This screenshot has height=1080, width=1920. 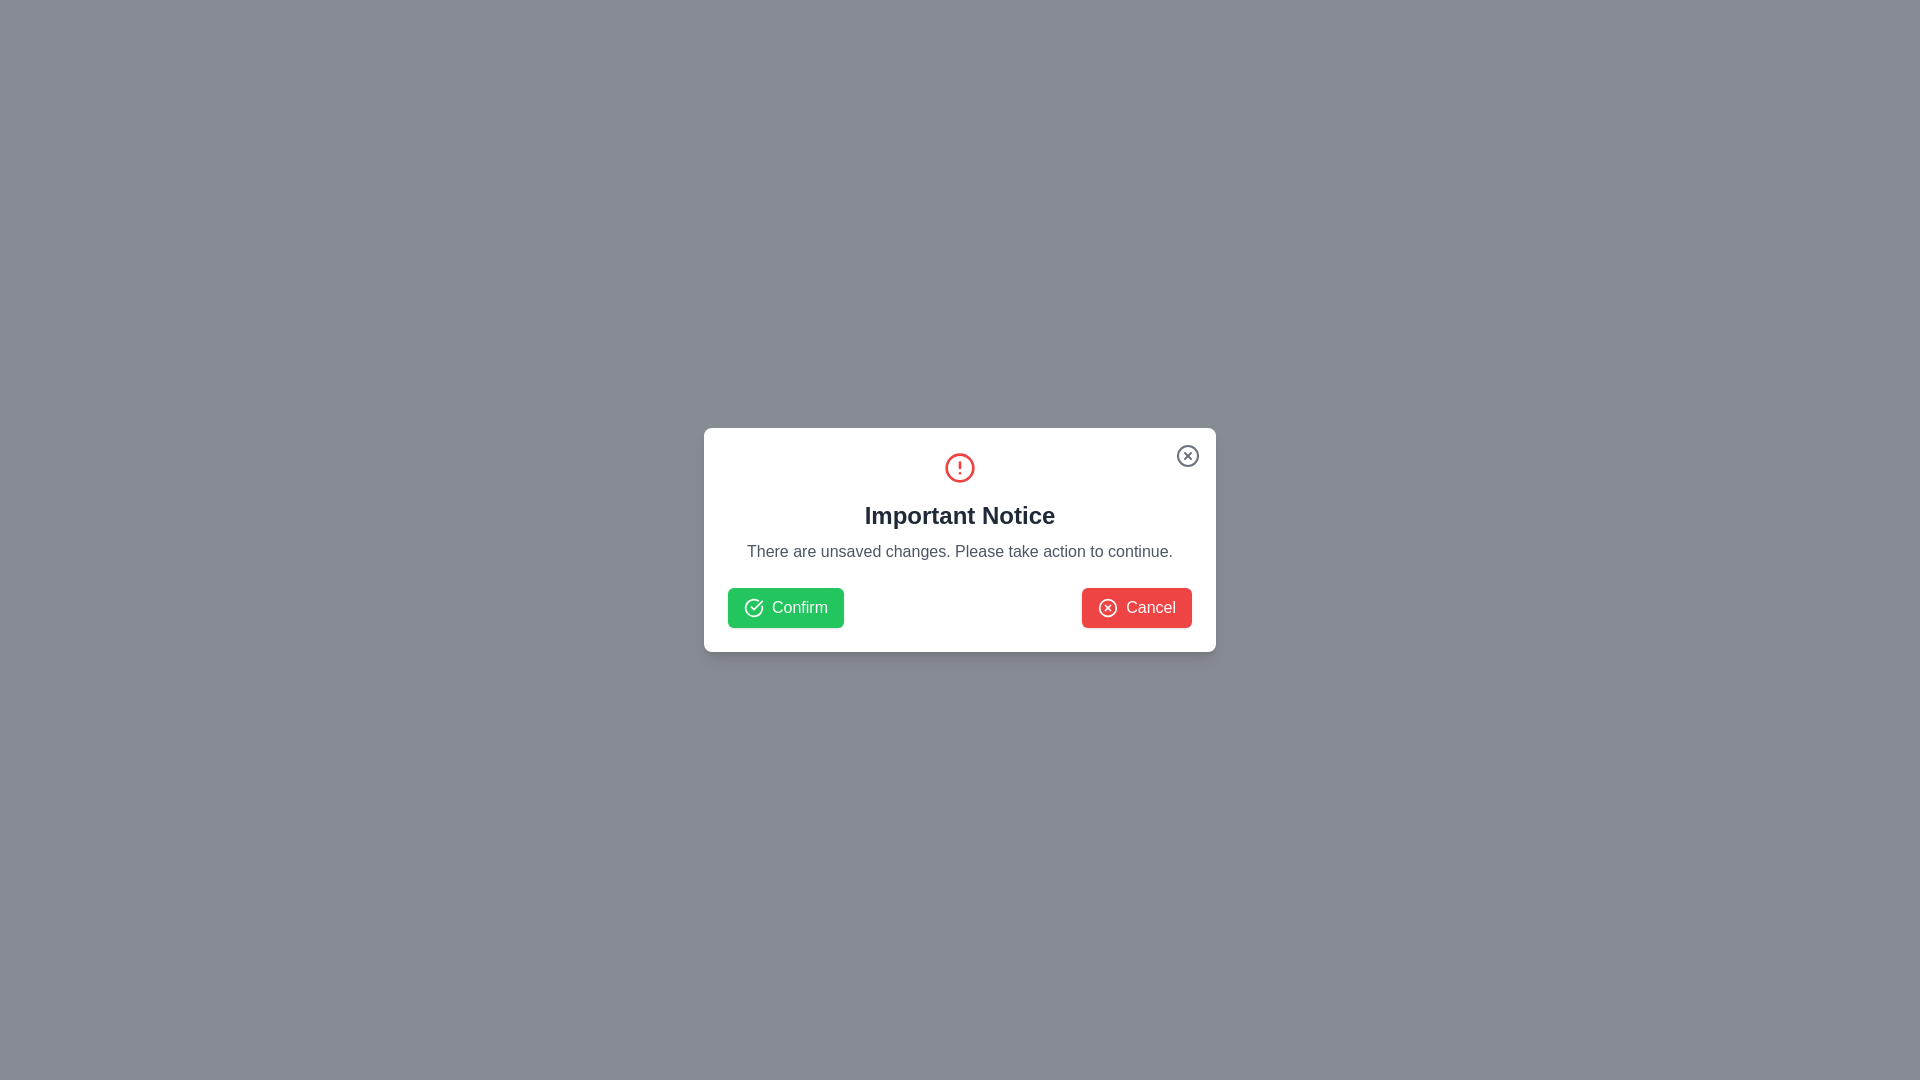 What do you see at coordinates (1137, 607) in the screenshot?
I see `the cancellation button located in the bottom-right section of the dialog box` at bounding box center [1137, 607].